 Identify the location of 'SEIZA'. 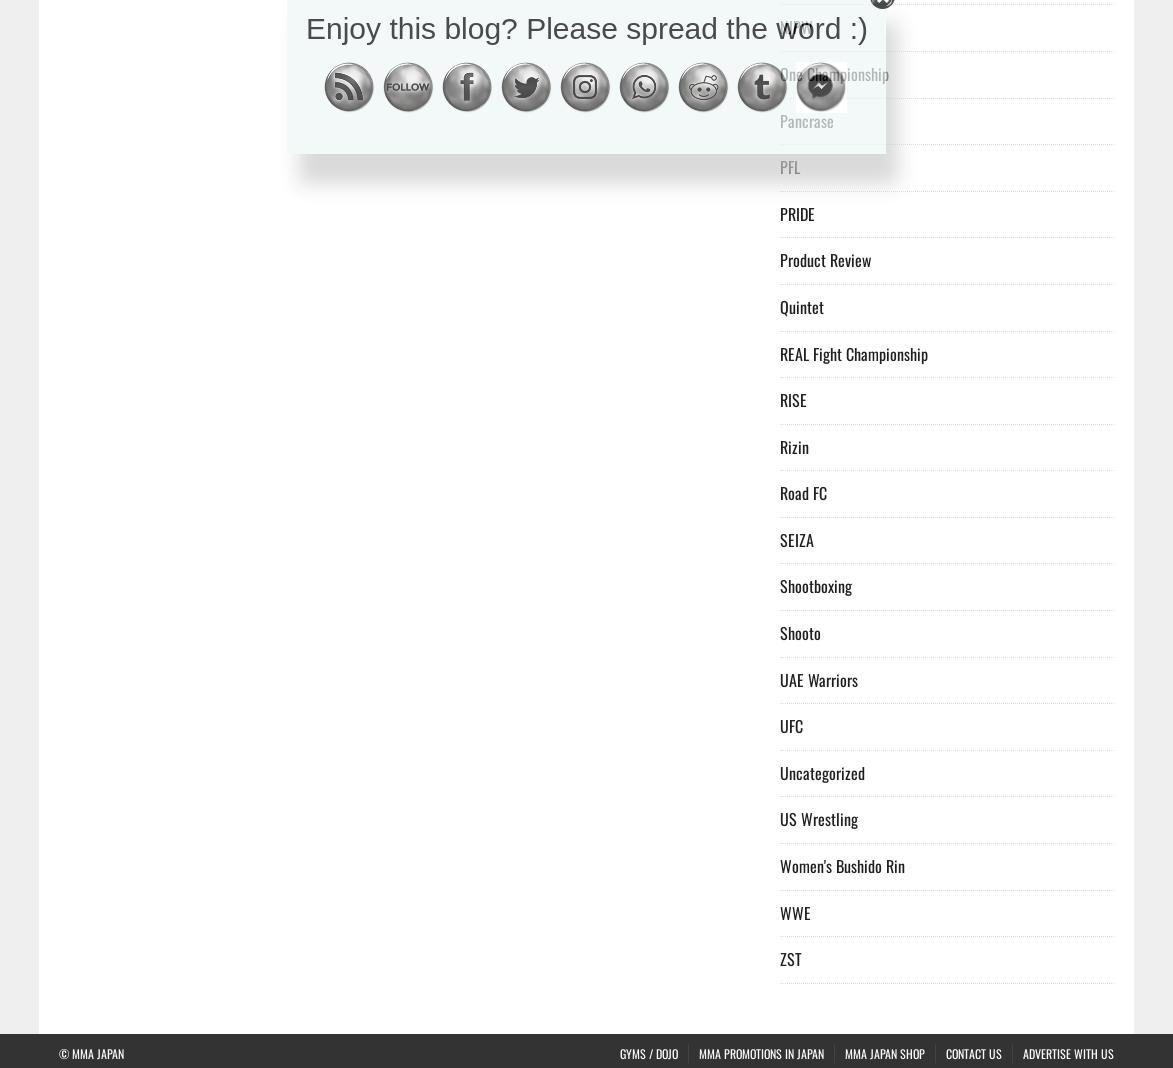
(797, 538).